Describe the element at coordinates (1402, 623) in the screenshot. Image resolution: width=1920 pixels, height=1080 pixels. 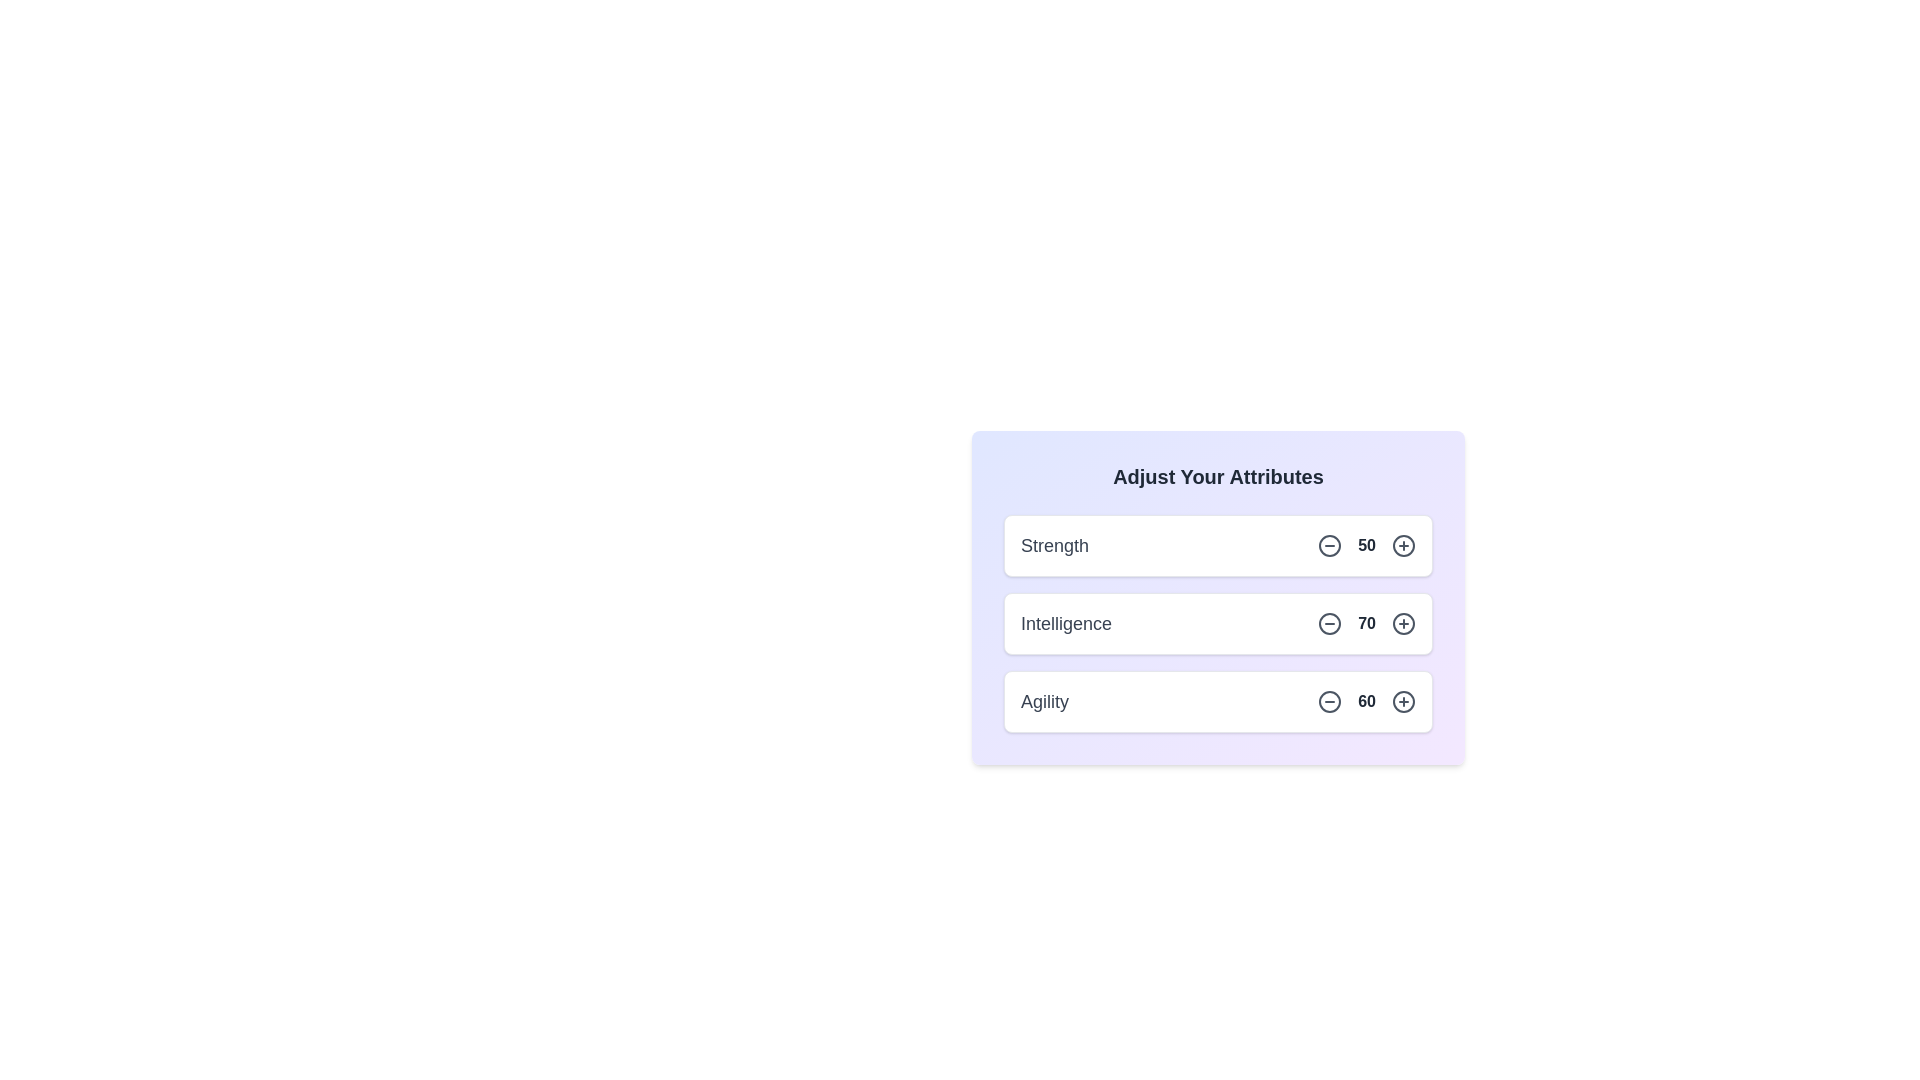
I see `the plus icon for the attribute Intelligence to increase its value` at that location.